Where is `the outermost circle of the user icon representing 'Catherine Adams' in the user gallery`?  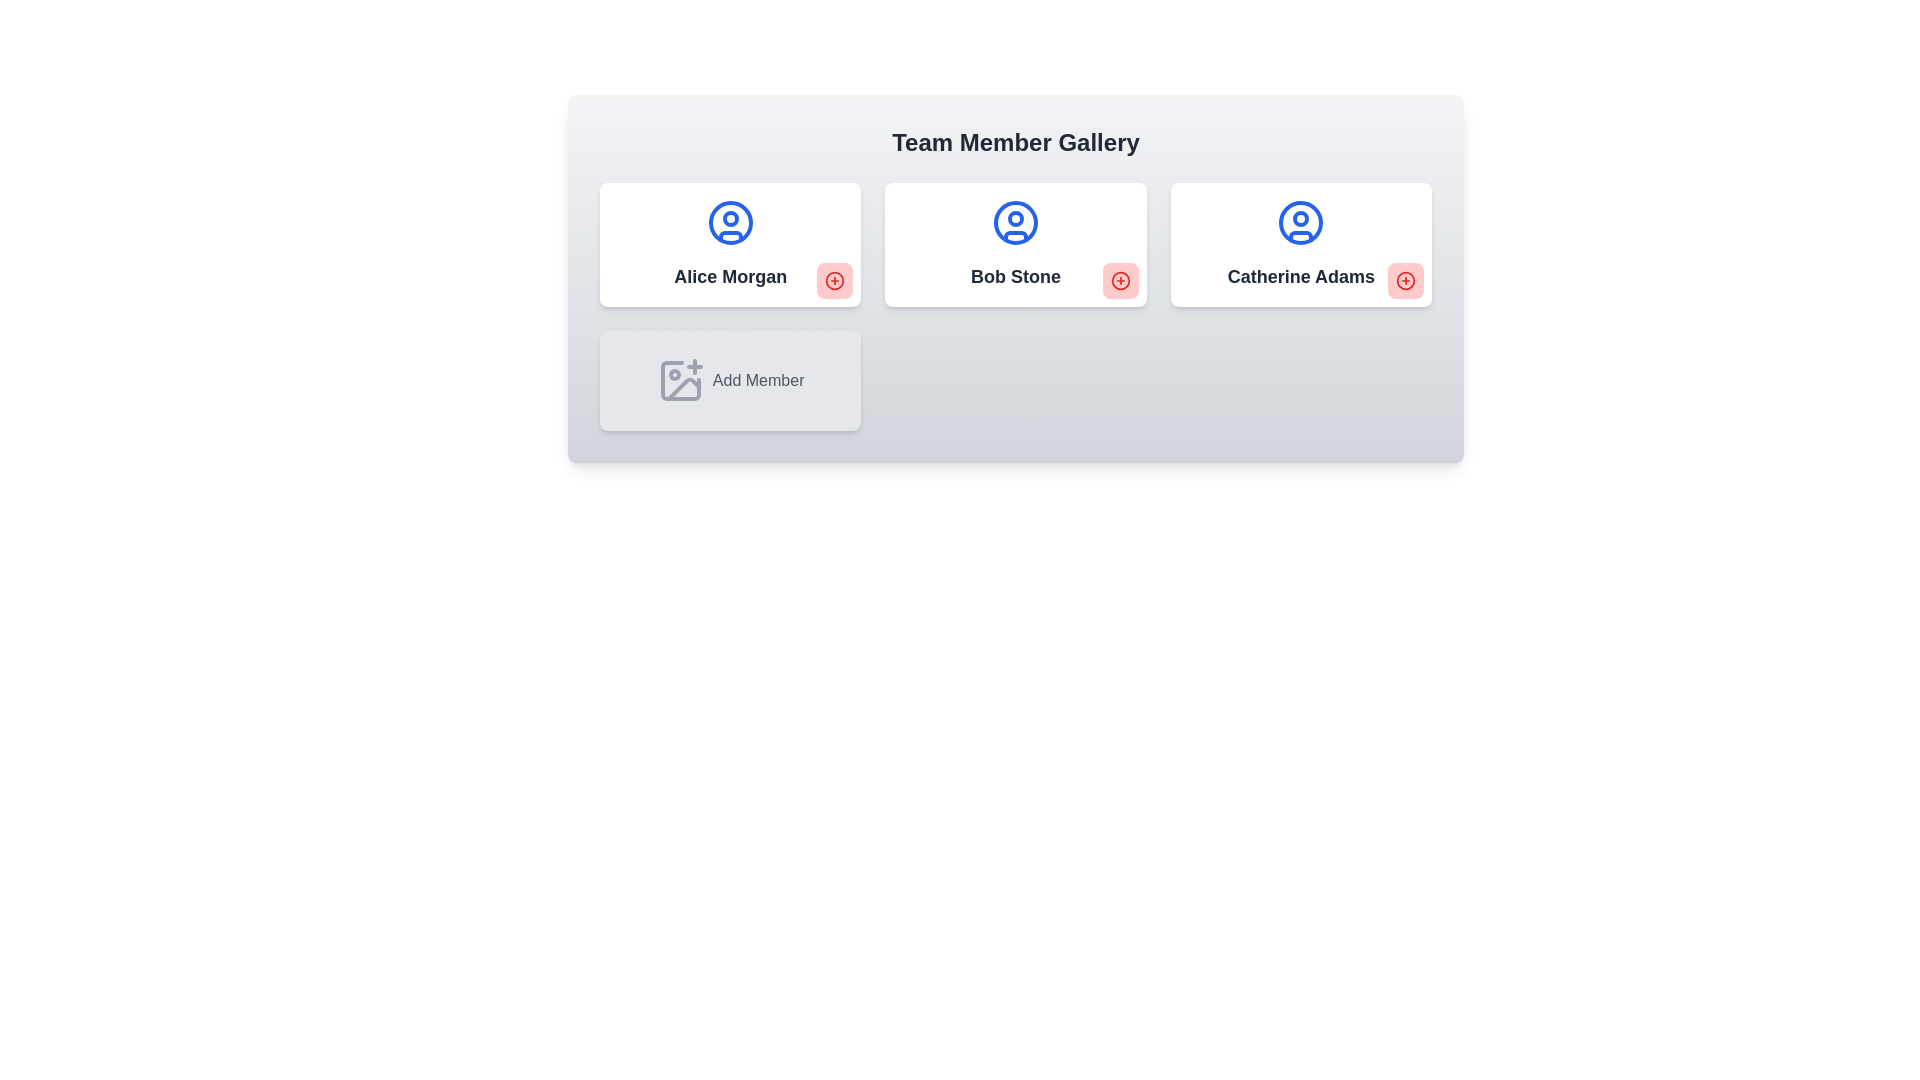 the outermost circle of the user icon representing 'Catherine Adams' in the user gallery is located at coordinates (1301, 223).